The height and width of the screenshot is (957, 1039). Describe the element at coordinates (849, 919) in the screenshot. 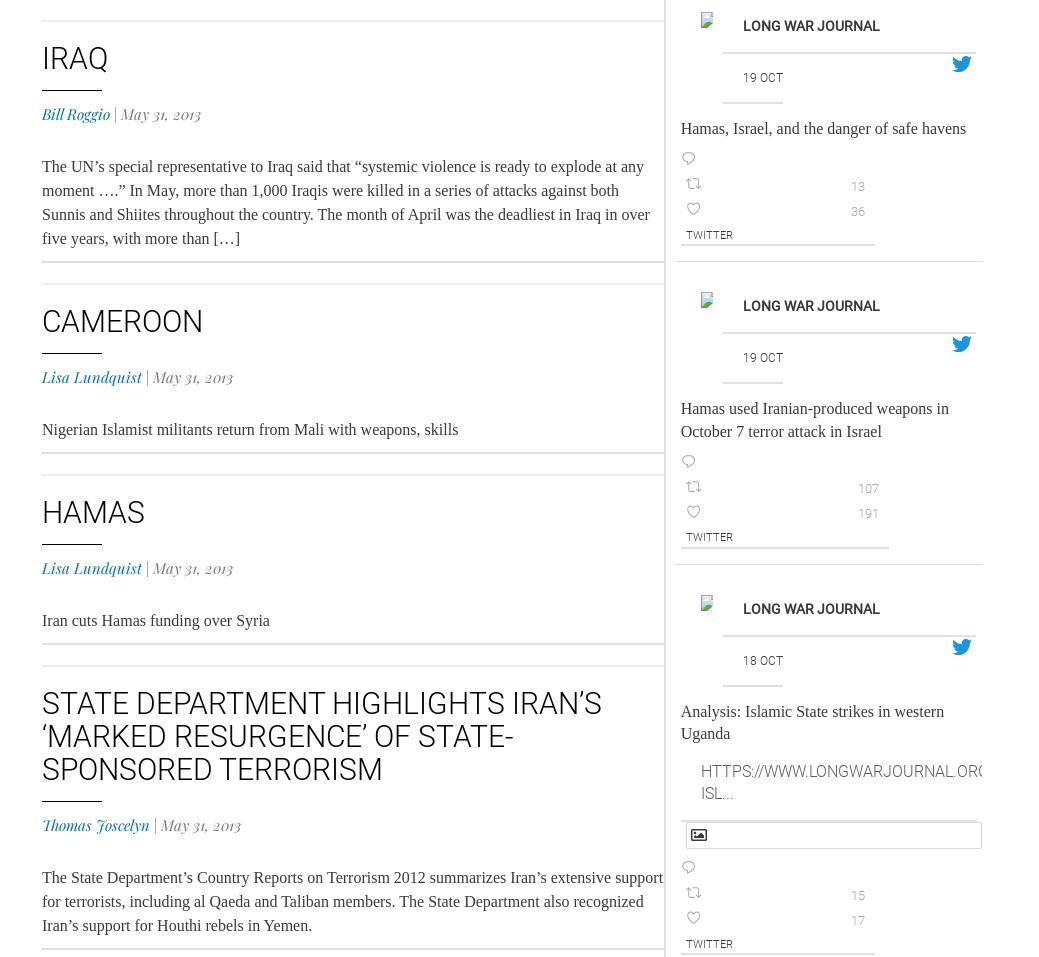

I see `'17'` at that location.